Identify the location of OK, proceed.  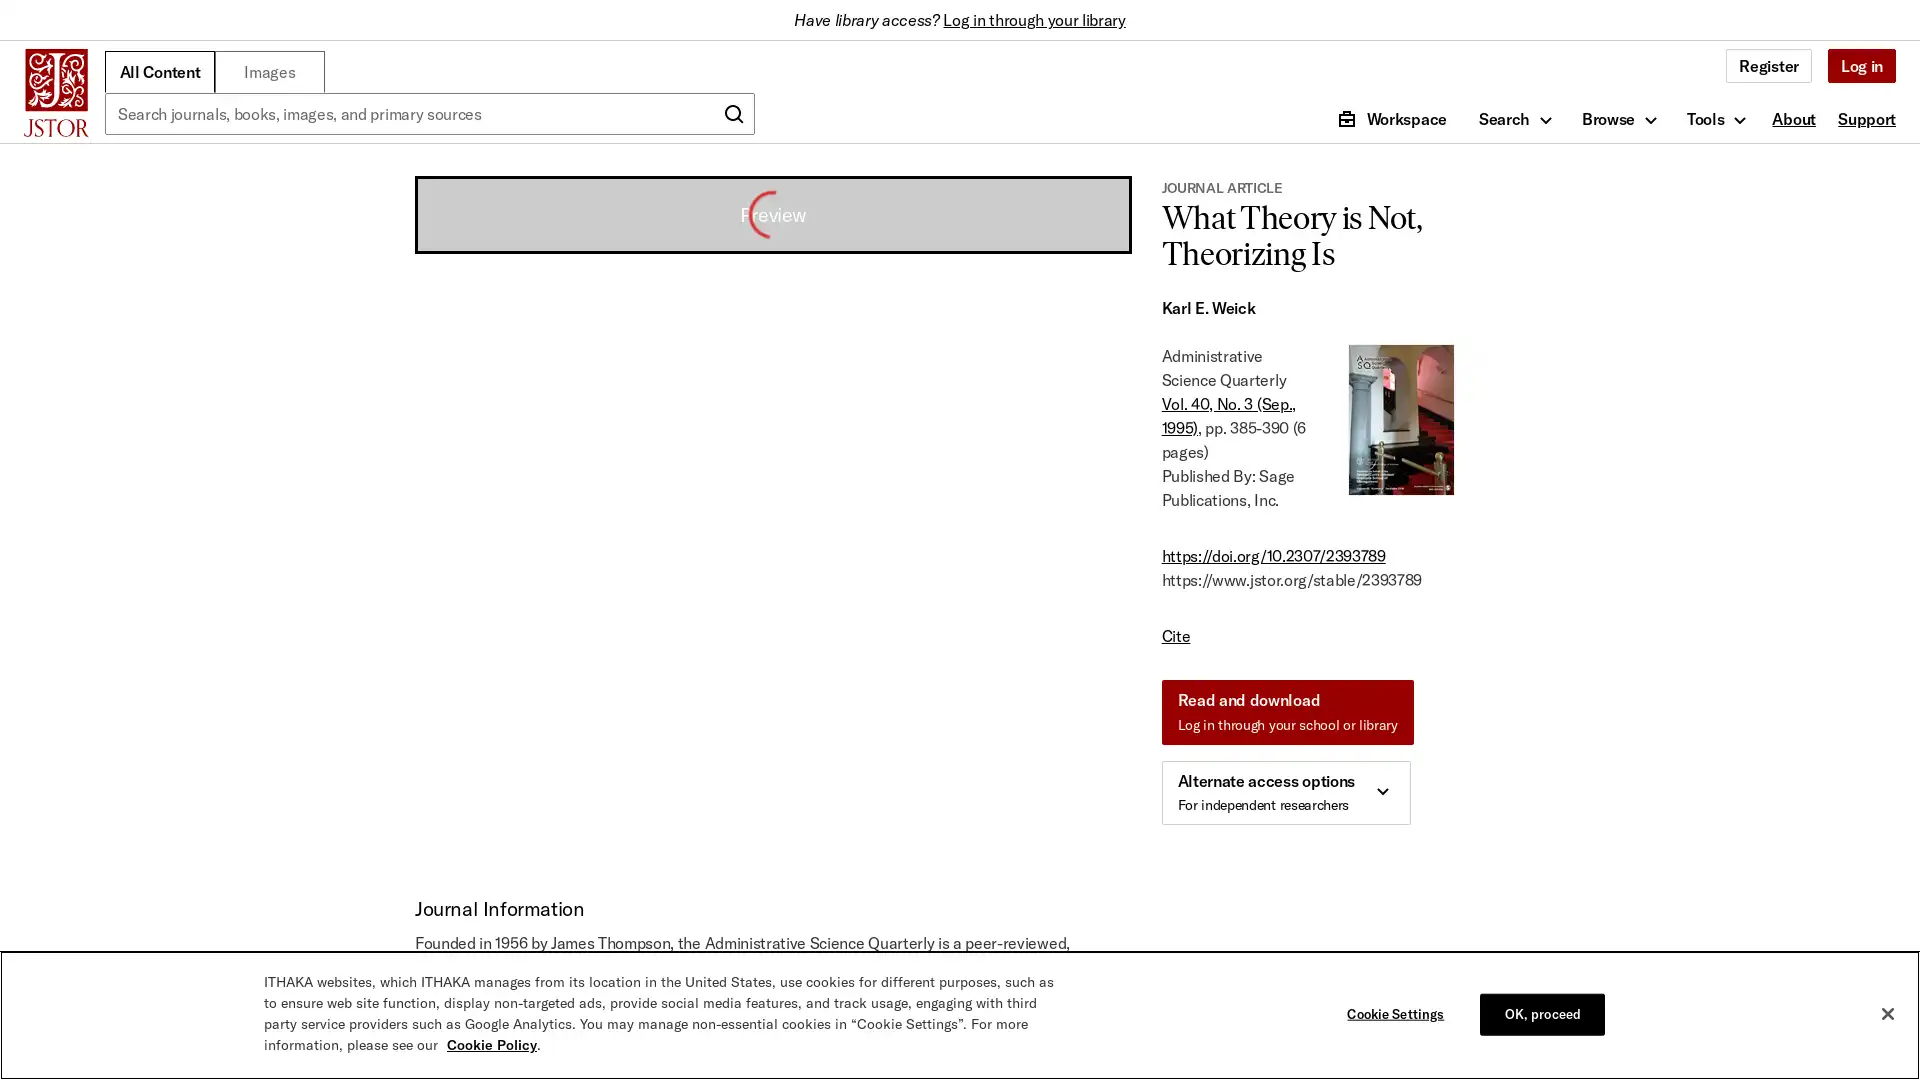
(1541, 1014).